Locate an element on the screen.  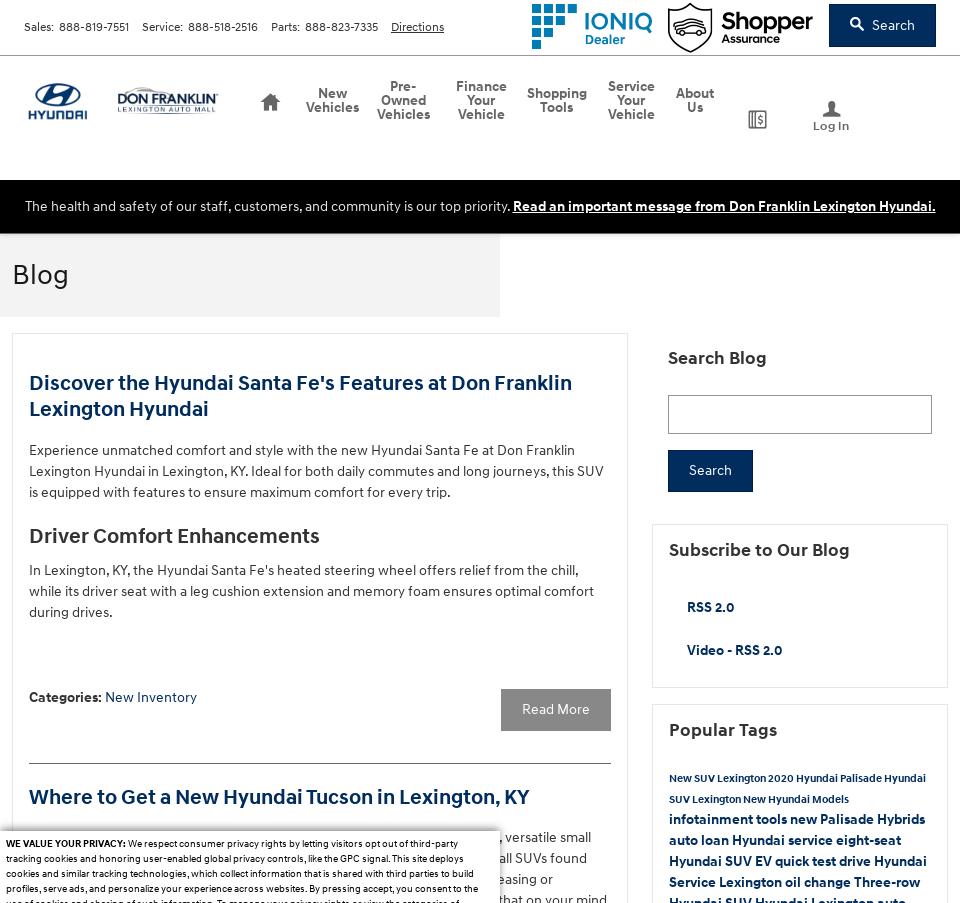
'Service' is located at coordinates (159, 26).